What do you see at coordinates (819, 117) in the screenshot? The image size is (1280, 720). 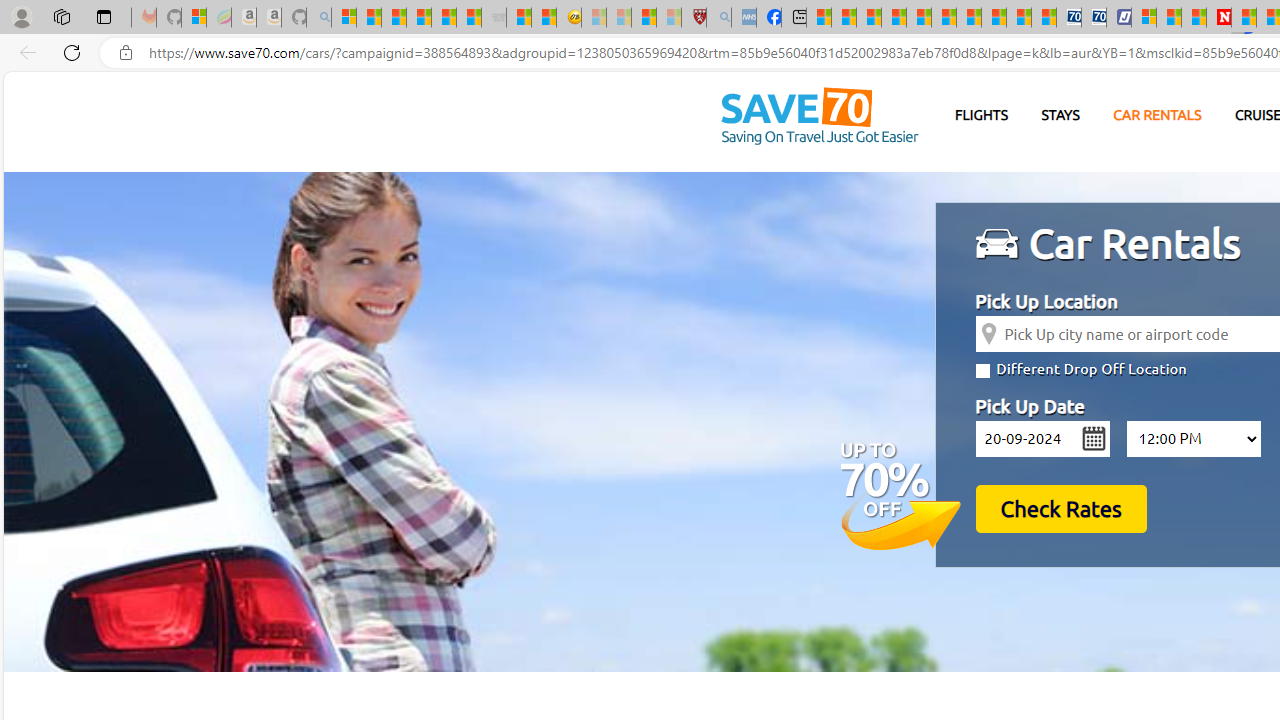 I see `'Homepage'` at bounding box center [819, 117].